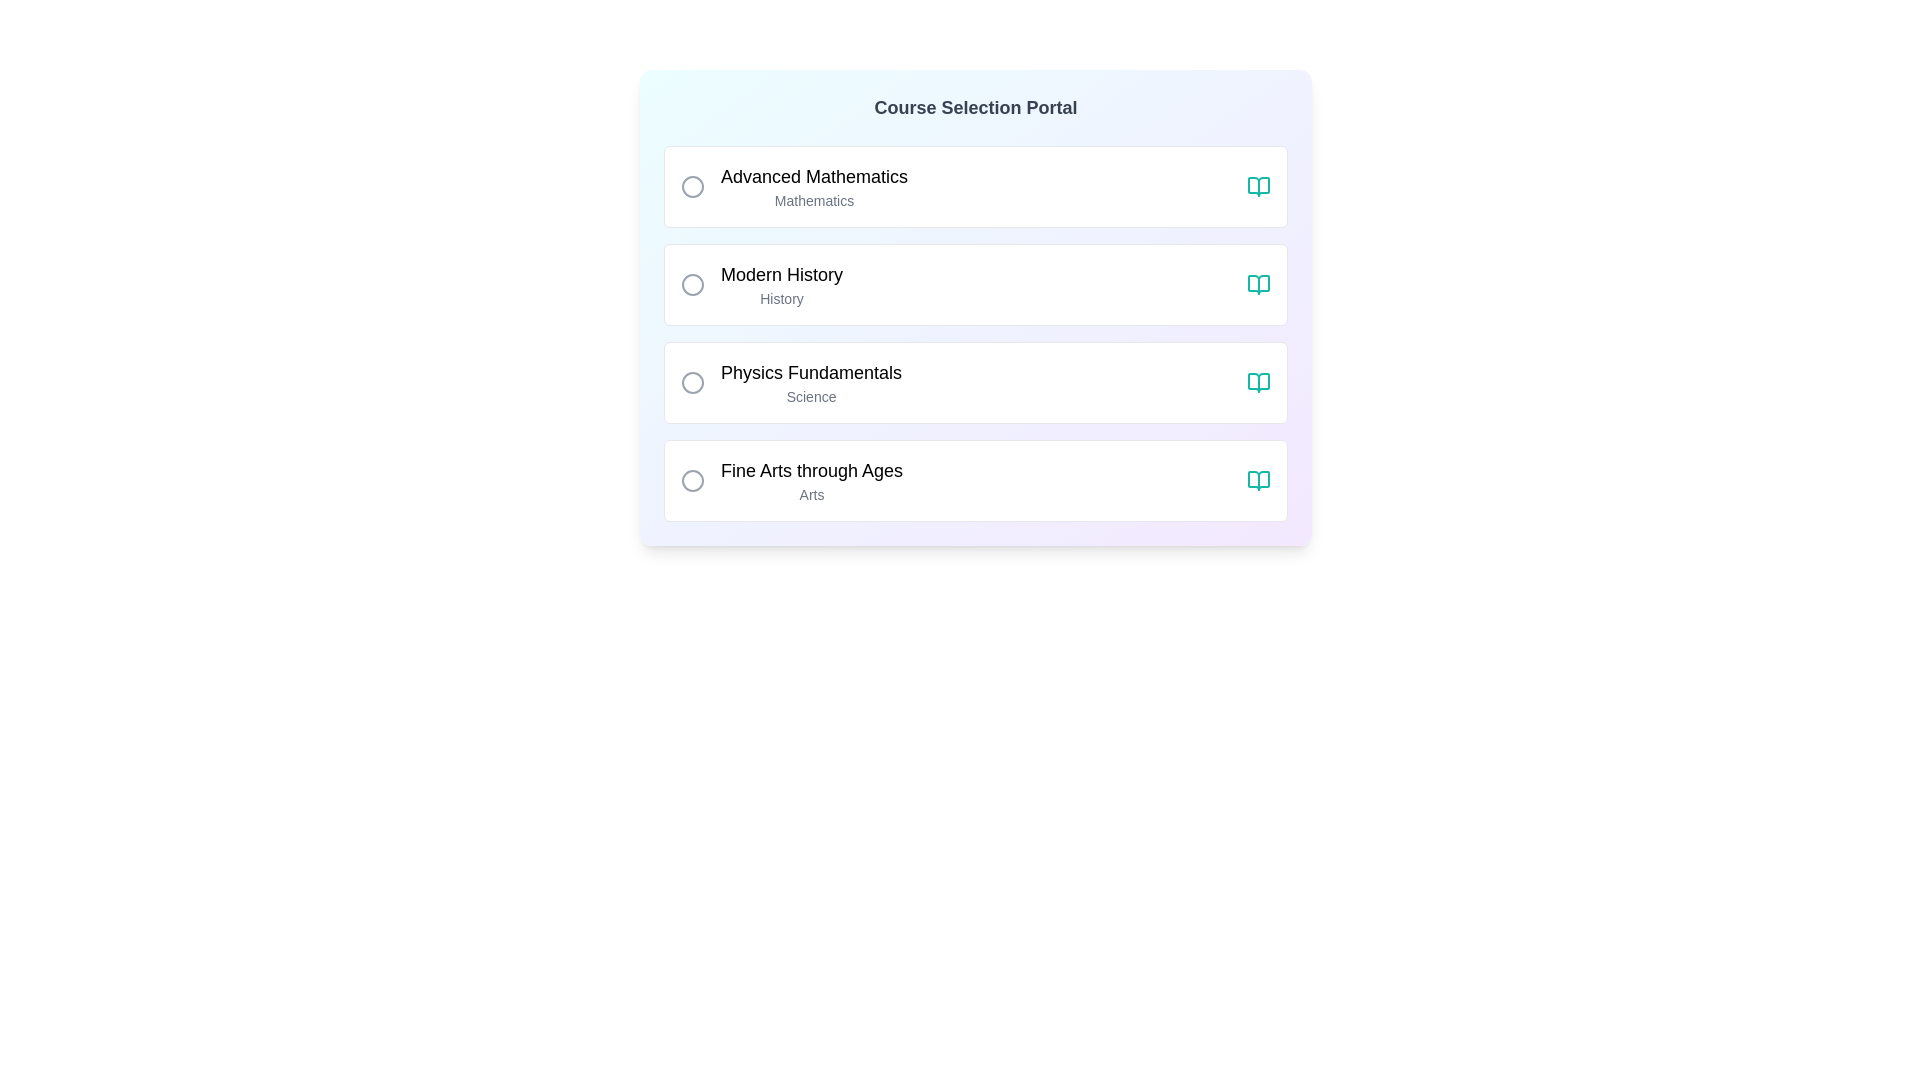  I want to click on the text label displaying 'Fine Arts through Ages', which is styled with a medium font weight and a large text size, located in the bottommost row of the course selection interface, so click(811, 470).